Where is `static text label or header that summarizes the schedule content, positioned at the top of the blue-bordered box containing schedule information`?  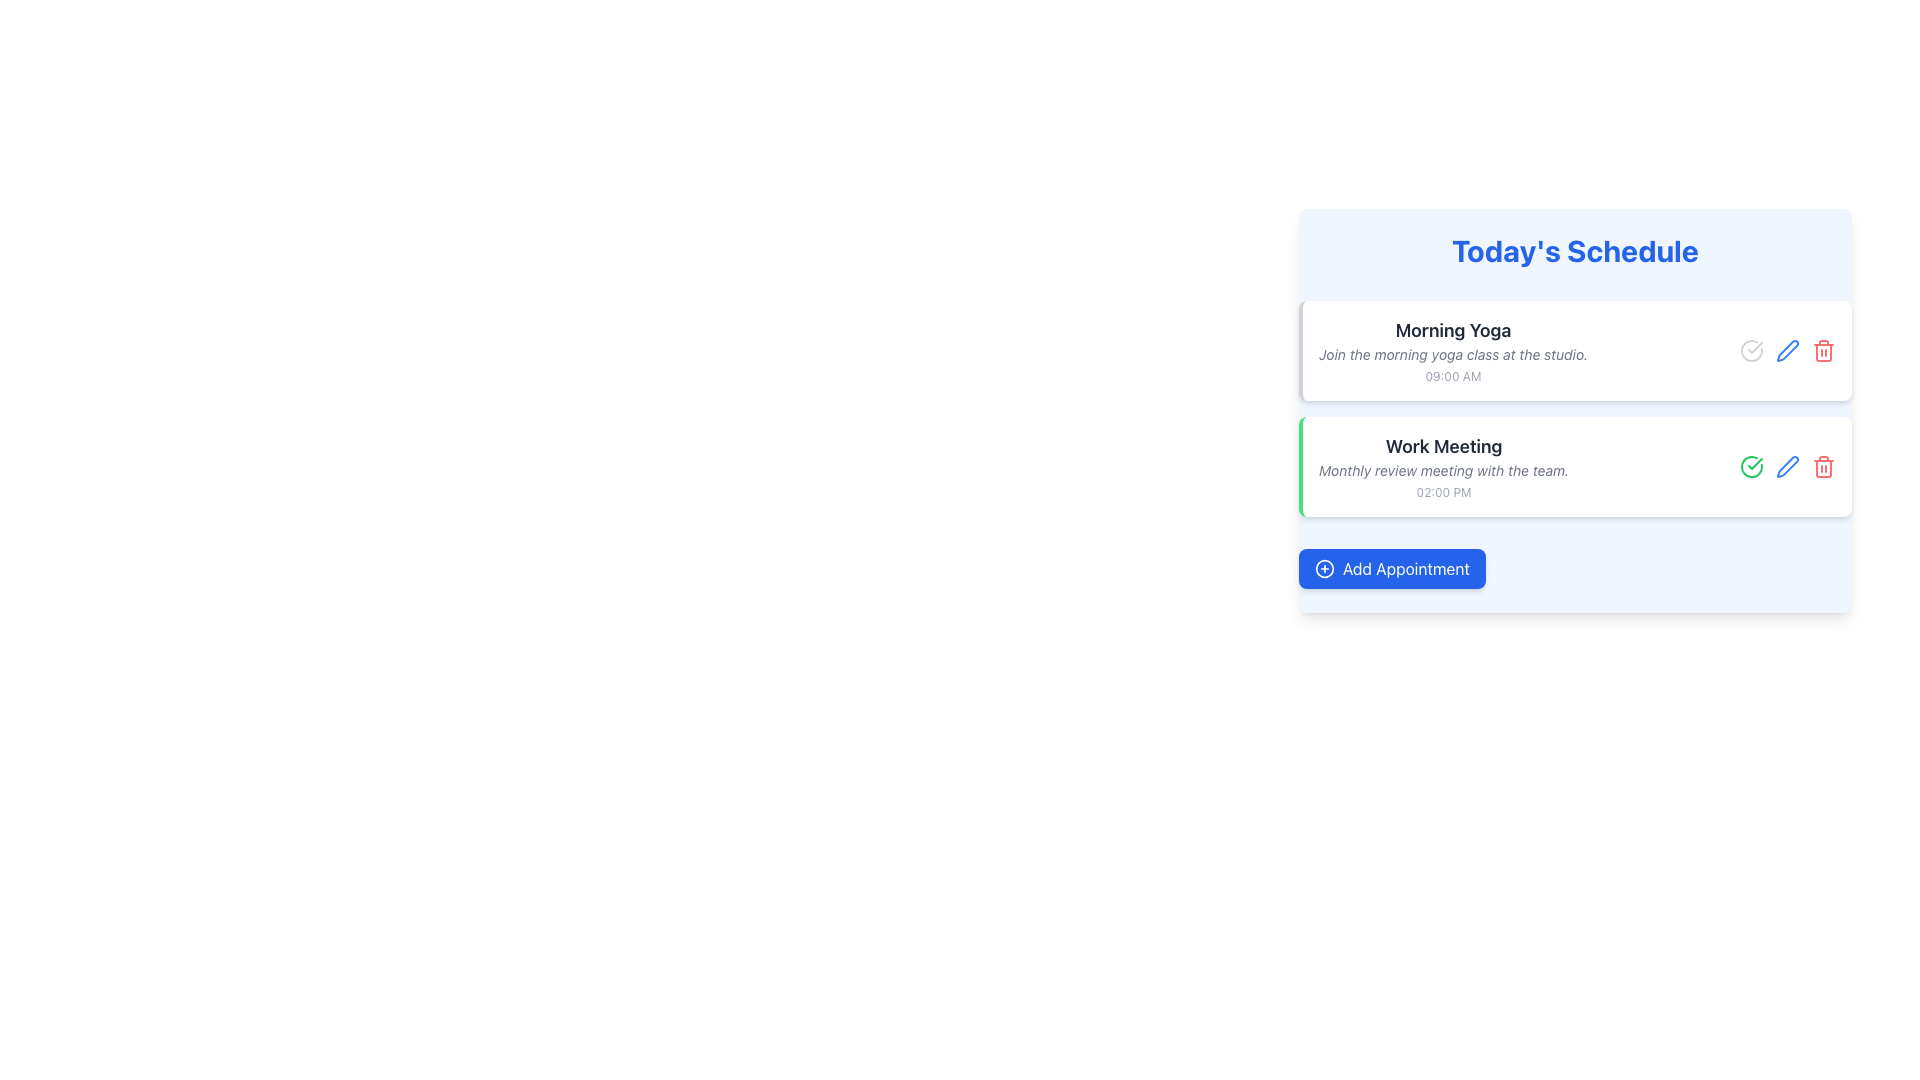 static text label or header that summarizes the schedule content, positioned at the top of the blue-bordered box containing schedule information is located at coordinates (1574, 249).